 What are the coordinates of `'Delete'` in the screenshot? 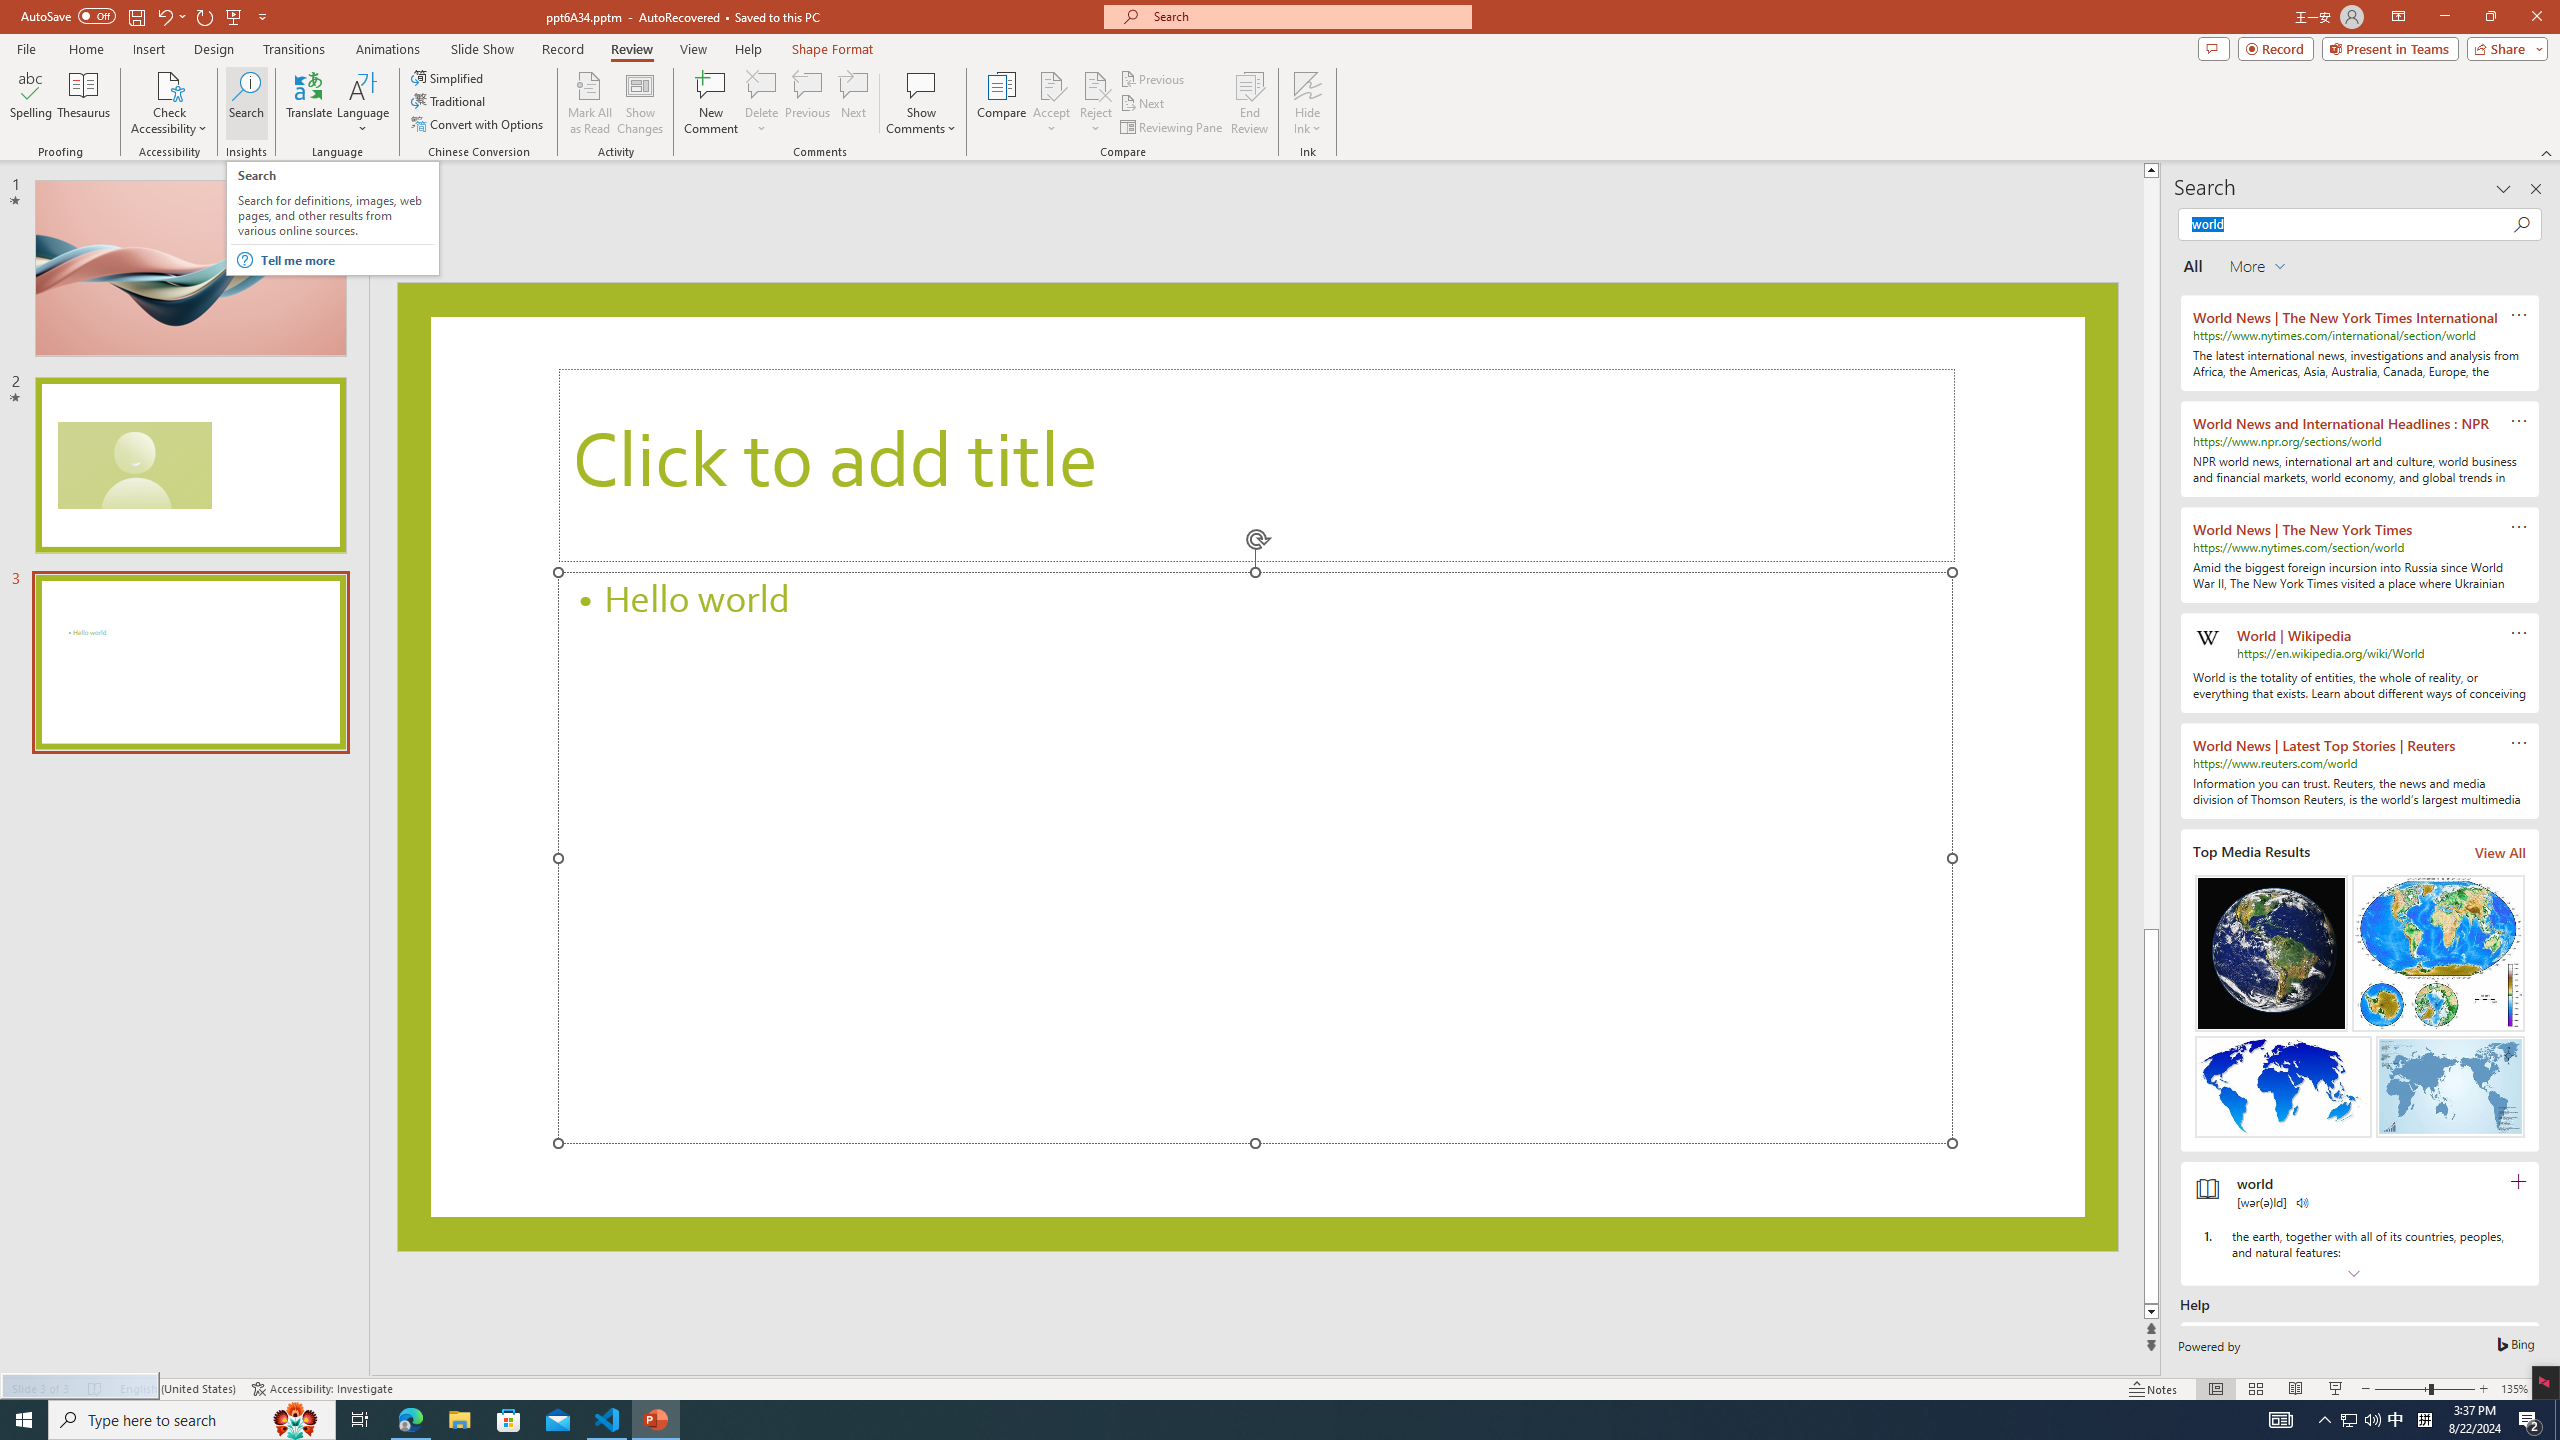 It's located at (761, 103).